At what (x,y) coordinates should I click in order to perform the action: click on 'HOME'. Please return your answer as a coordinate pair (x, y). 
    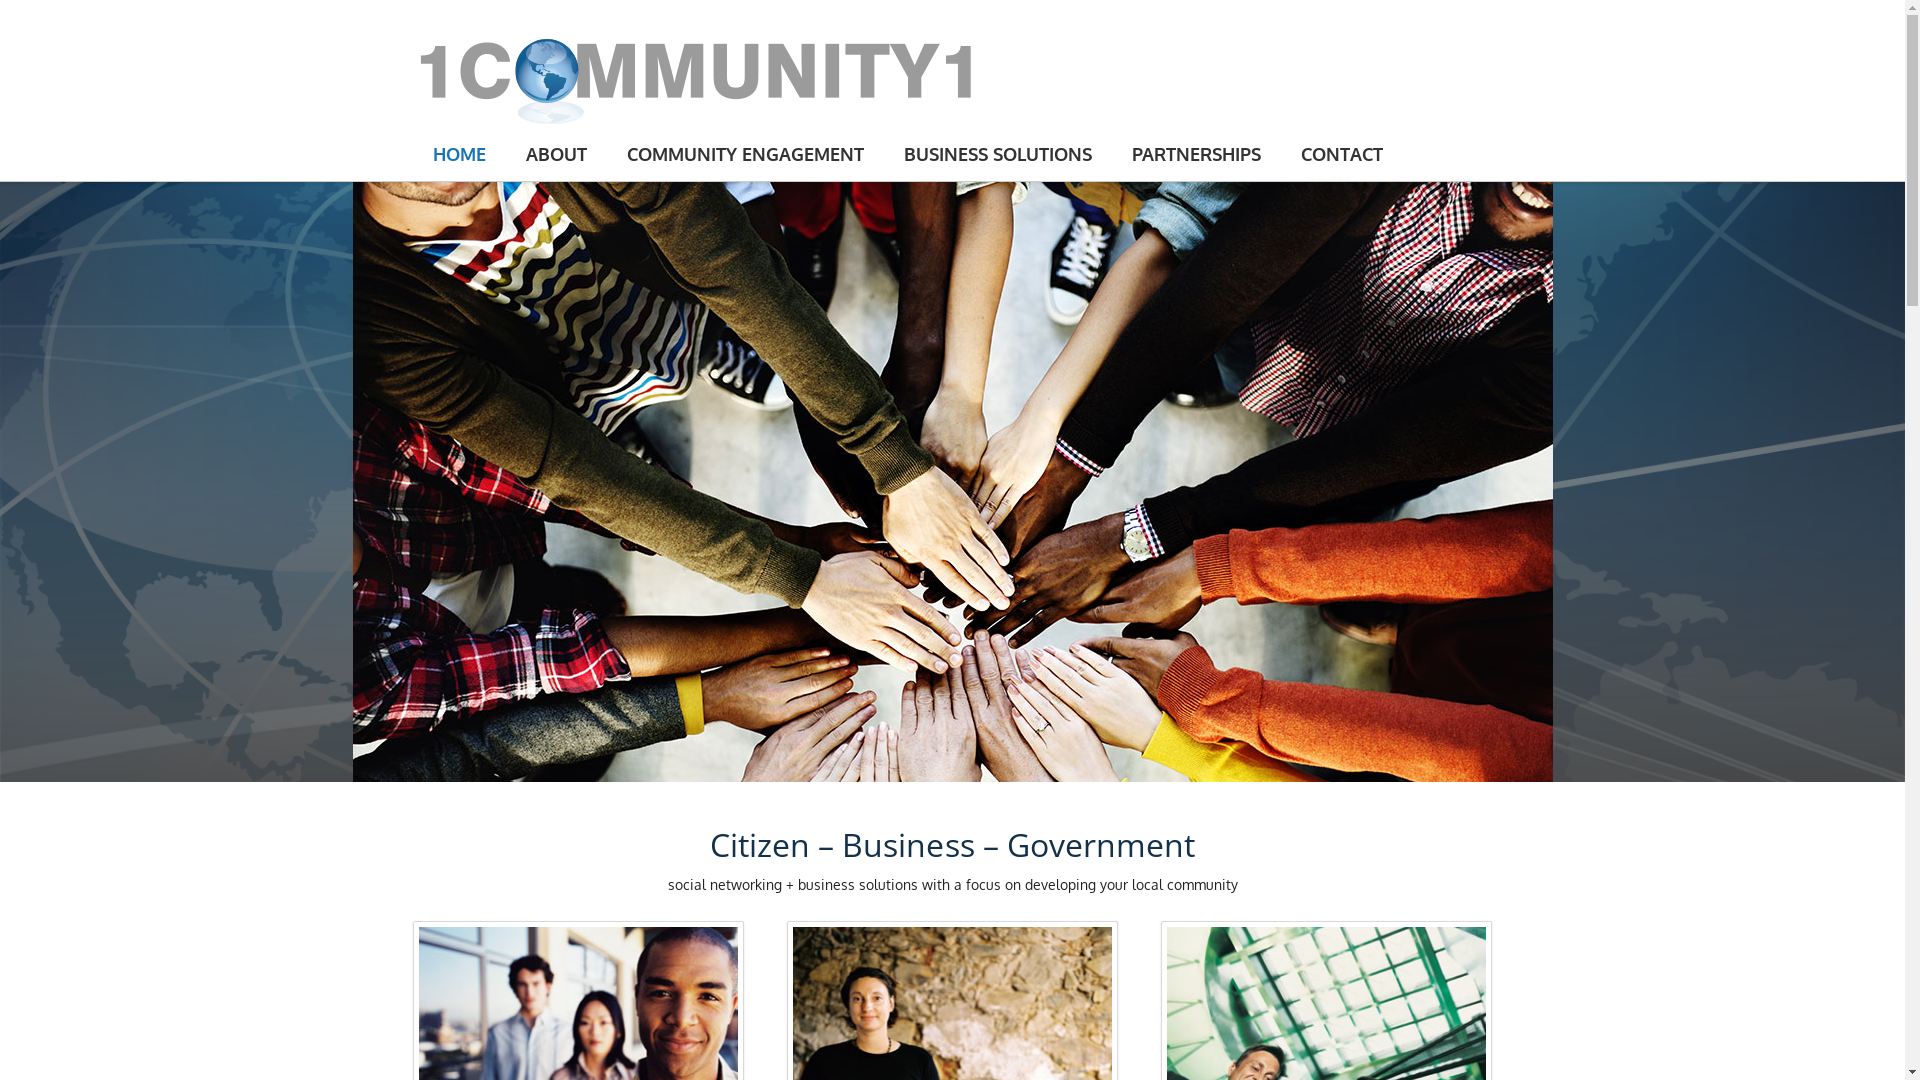
    Looking at the image, I should click on (457, 153).